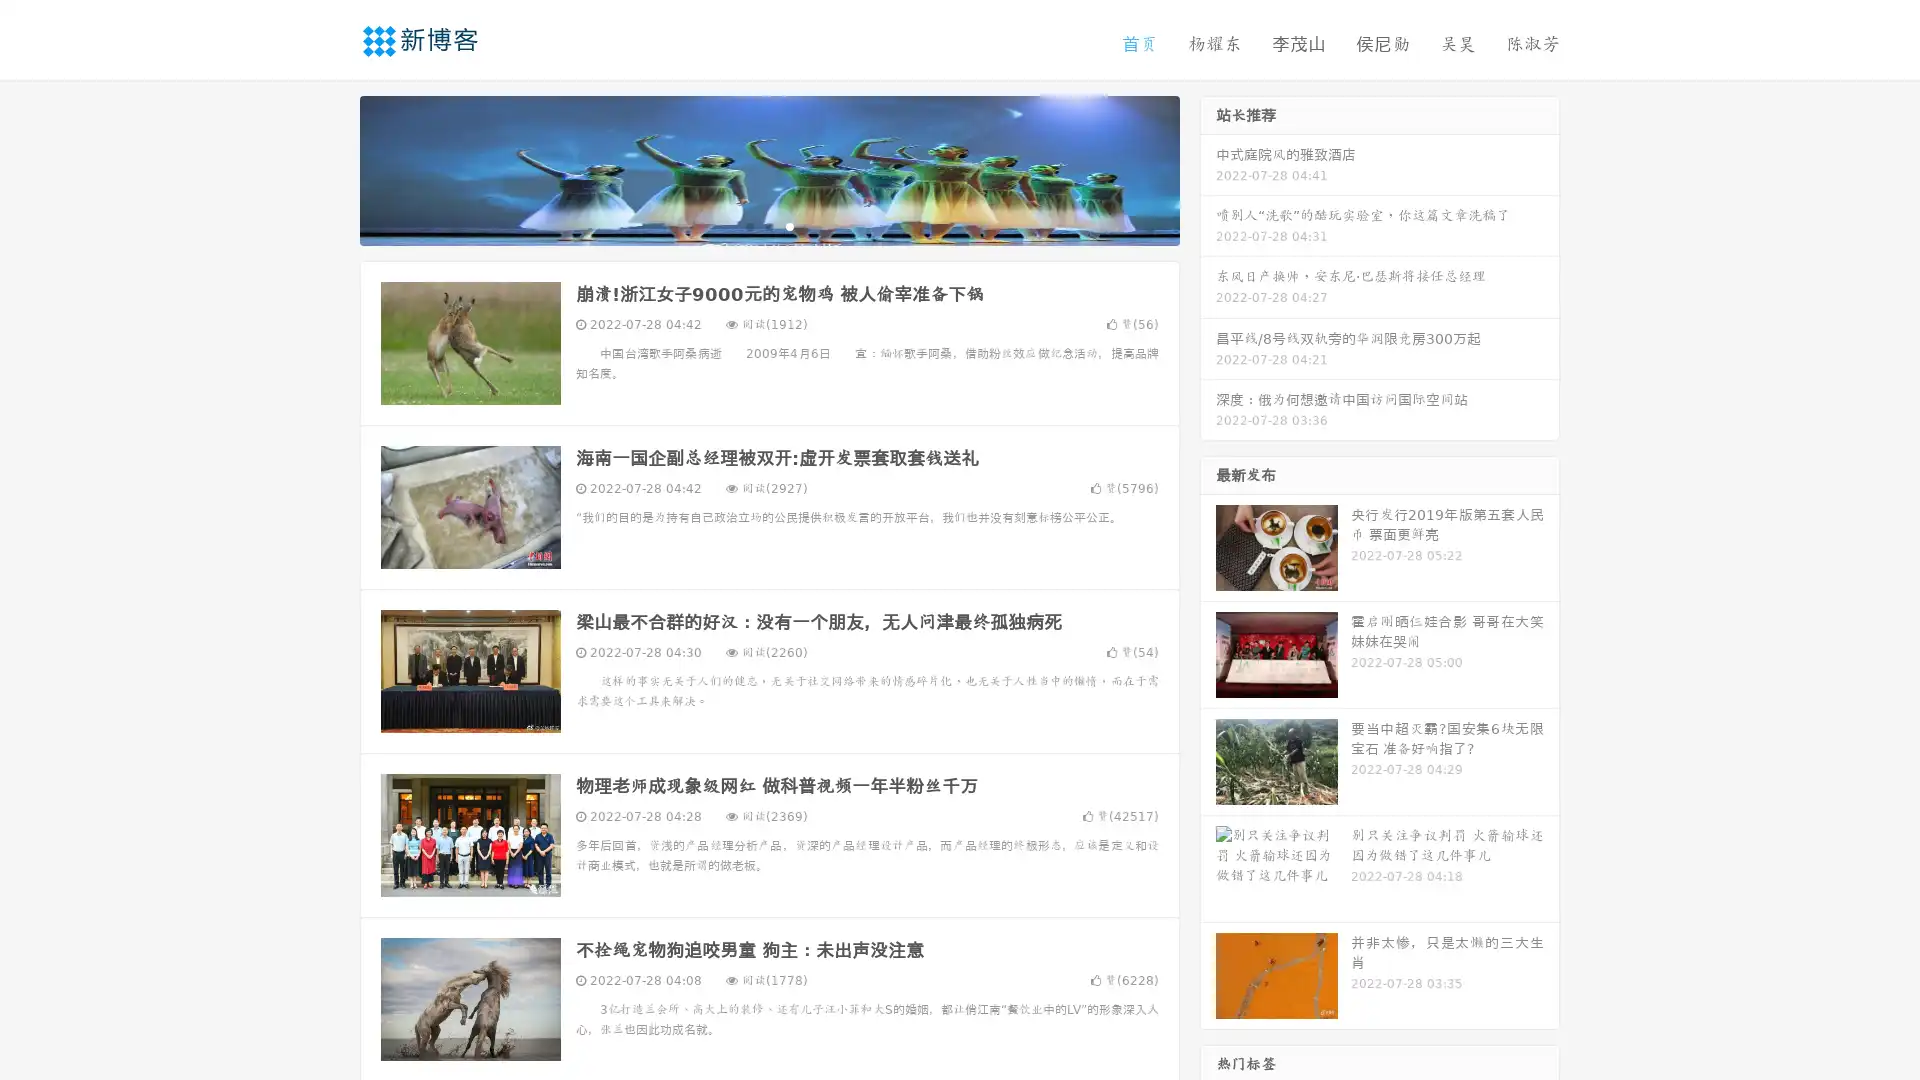 Image resolution: width=1920 pixels, height=1080 pixels. I want to click on Go to slide 1, so click(748, 225).